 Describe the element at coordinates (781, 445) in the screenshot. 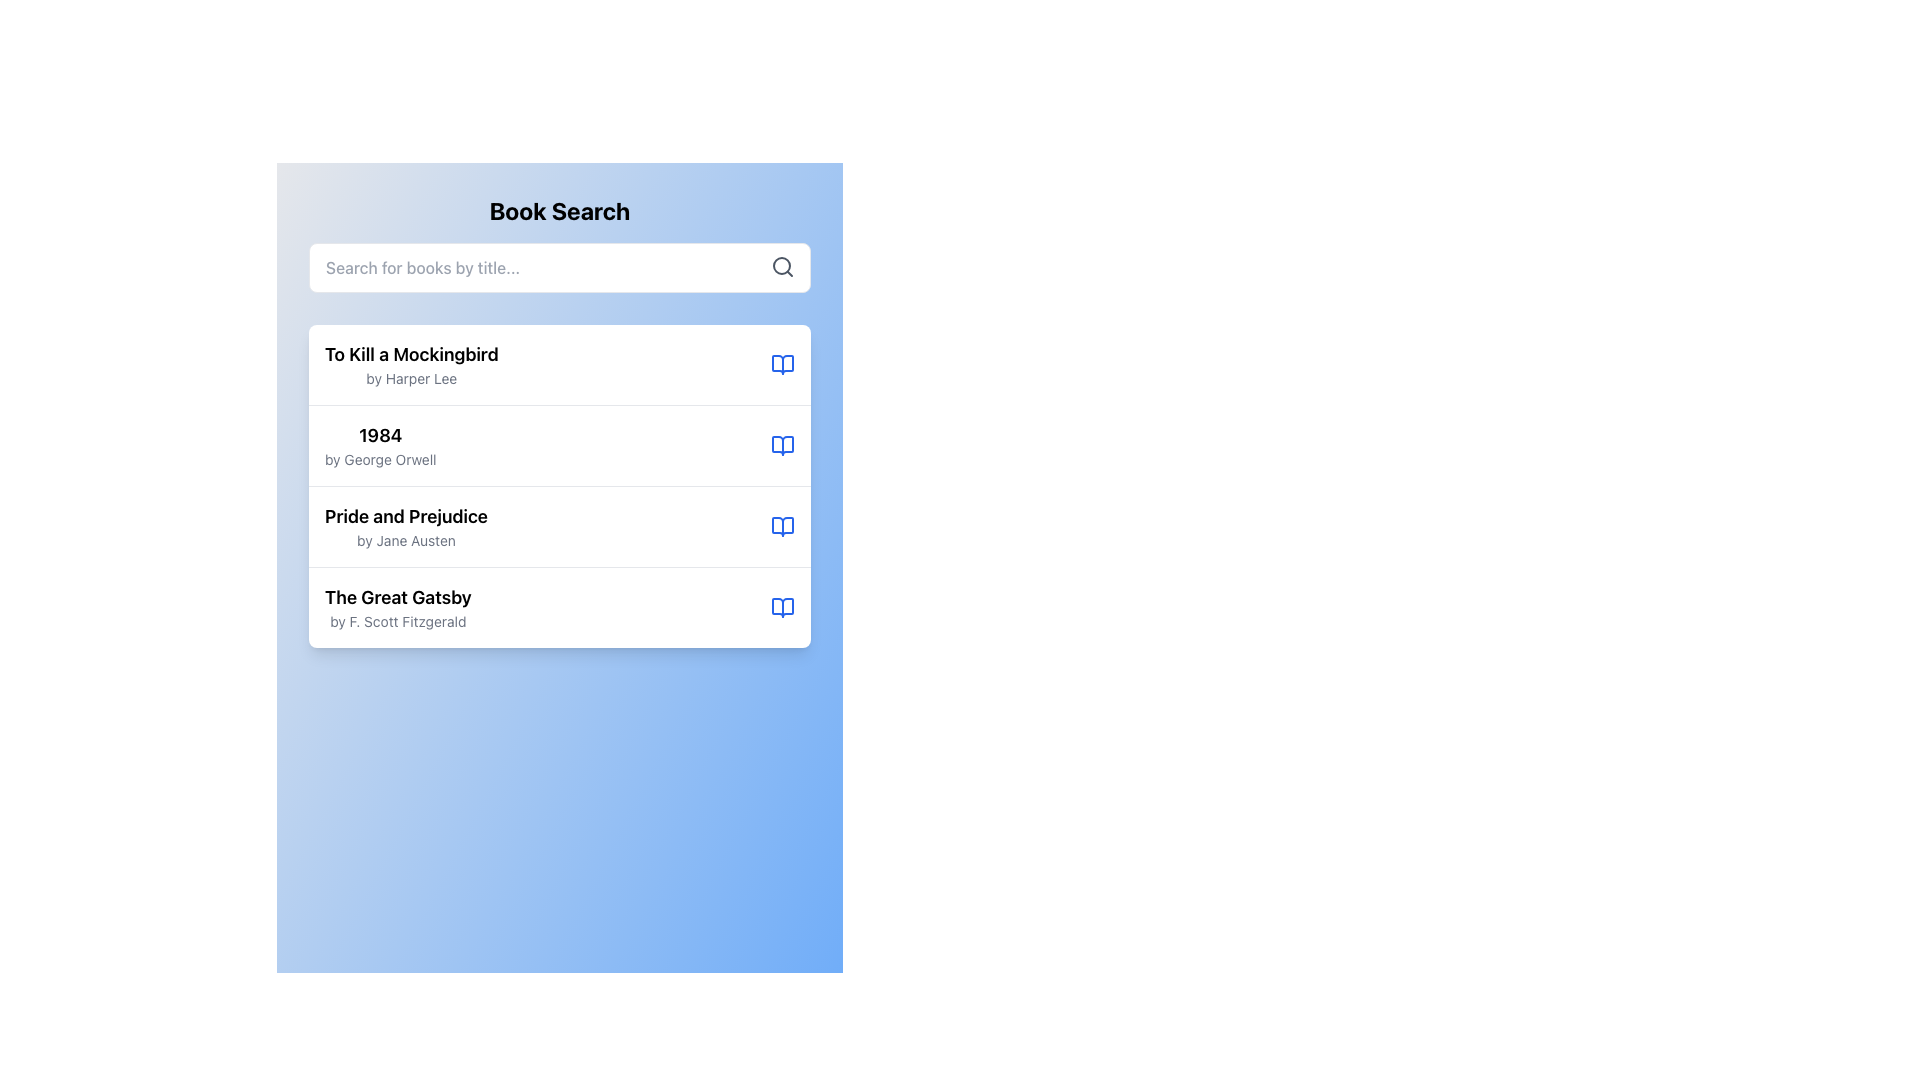

I see `the blue book icon located in the second list item for '1984 by George Orwell'` at that location.